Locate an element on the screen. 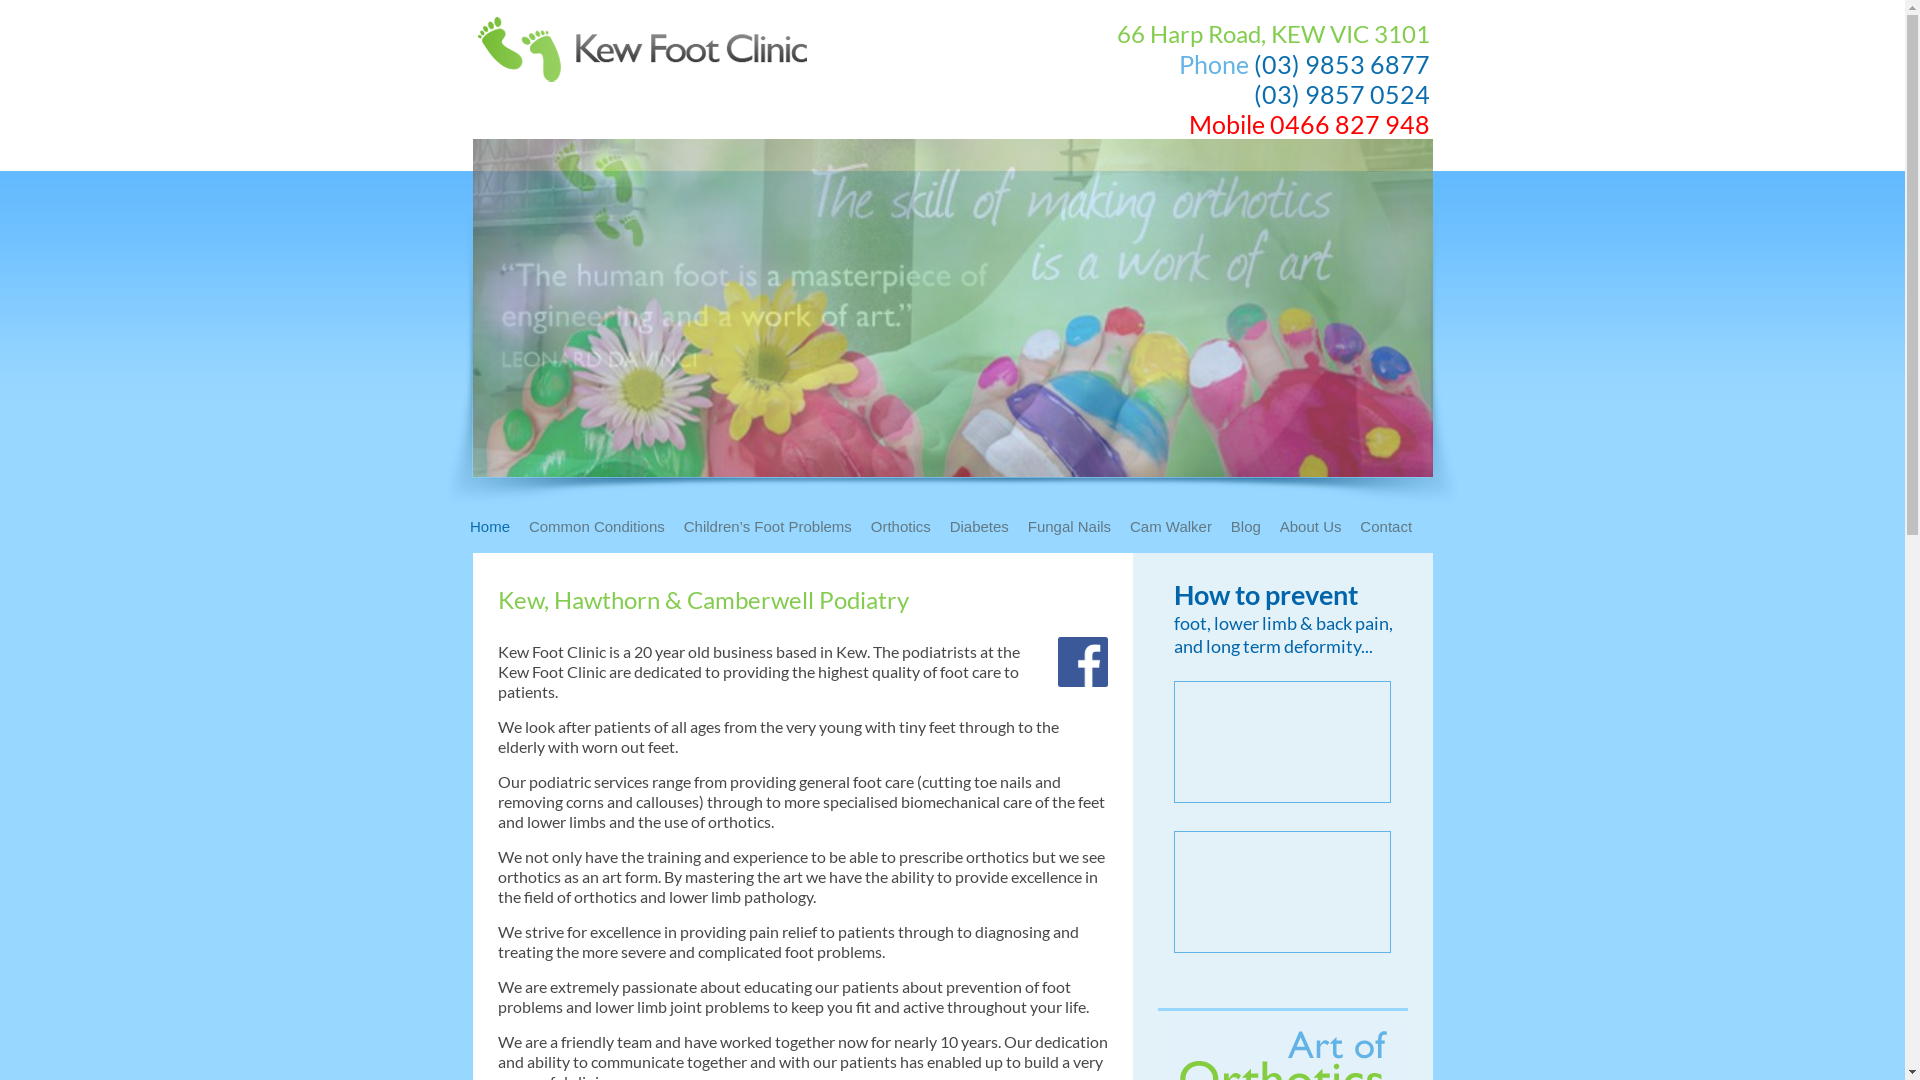  'Contact' is located at coordinates (1392, 531).